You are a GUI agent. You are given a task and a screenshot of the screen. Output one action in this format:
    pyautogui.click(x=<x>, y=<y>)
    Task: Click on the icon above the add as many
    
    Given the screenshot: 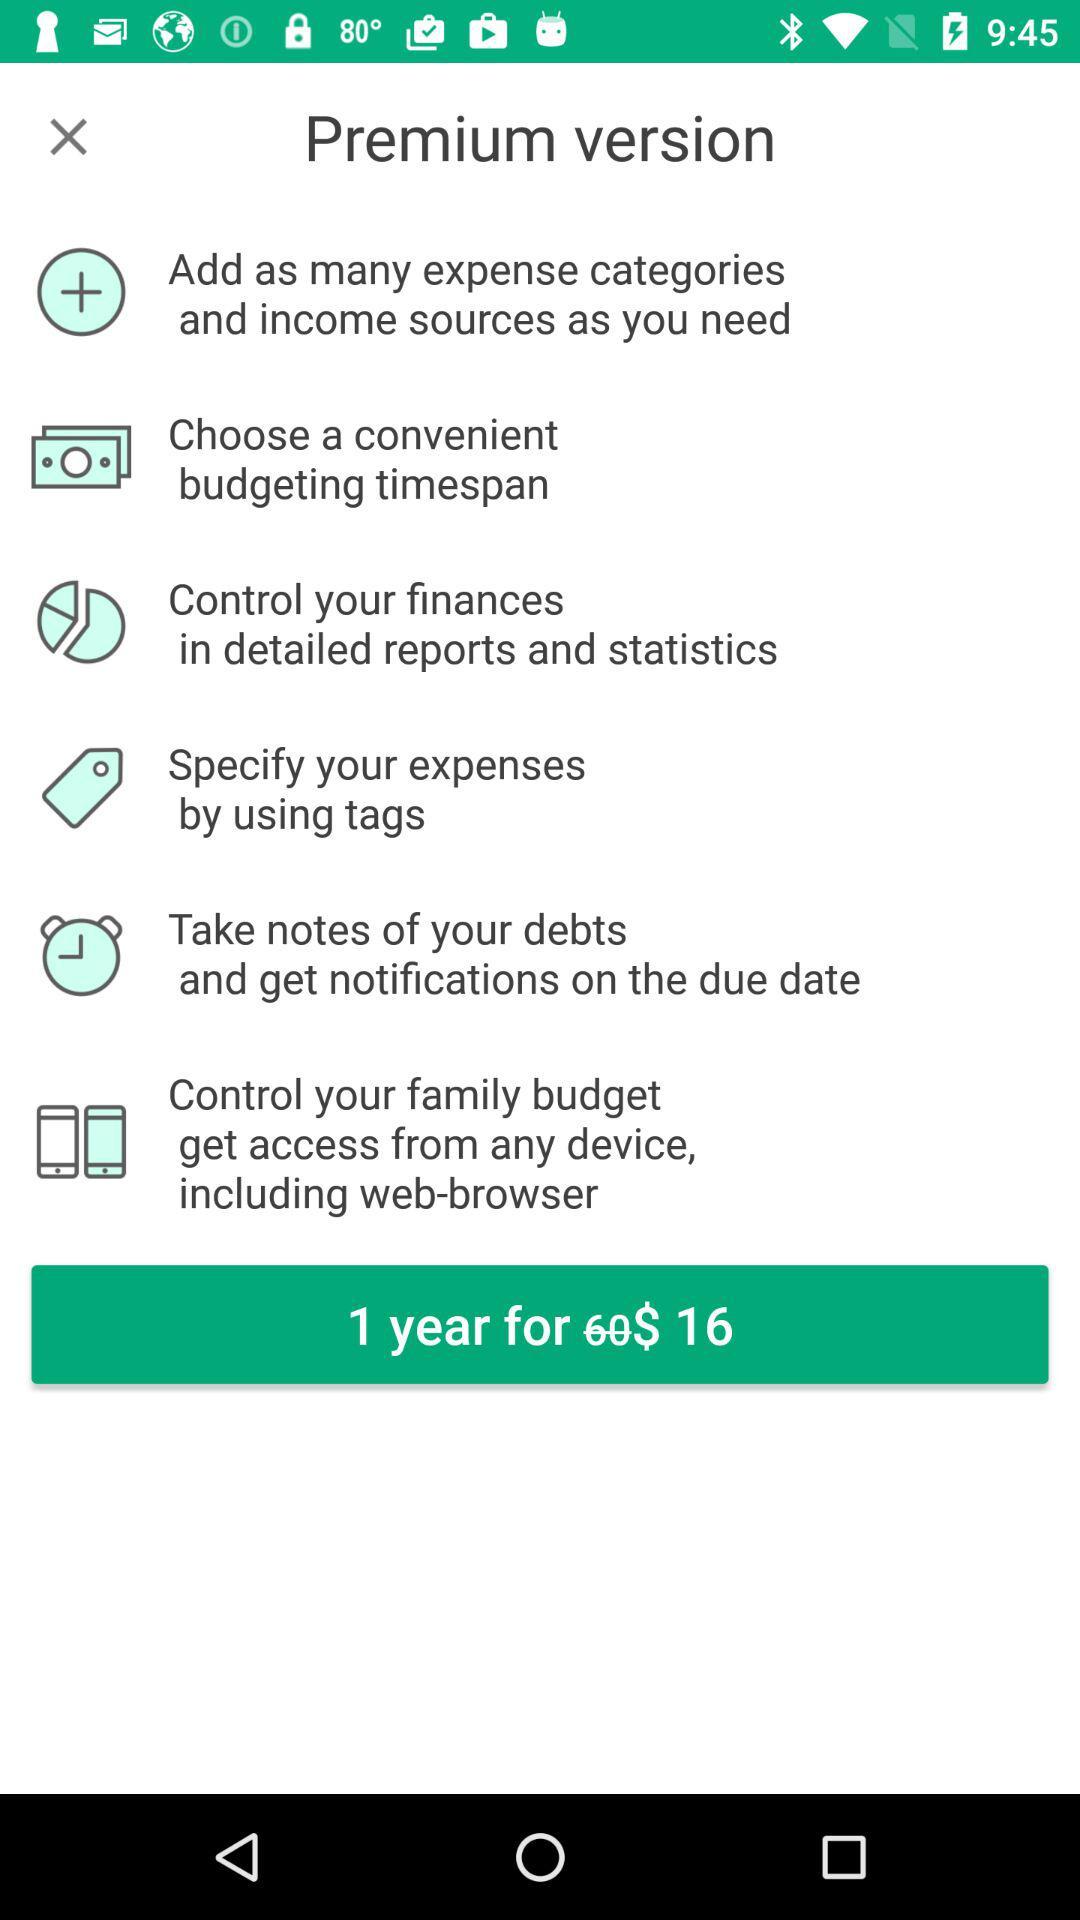 What is the action you would take?
    pyautogui.click(x=67, y=135)
    